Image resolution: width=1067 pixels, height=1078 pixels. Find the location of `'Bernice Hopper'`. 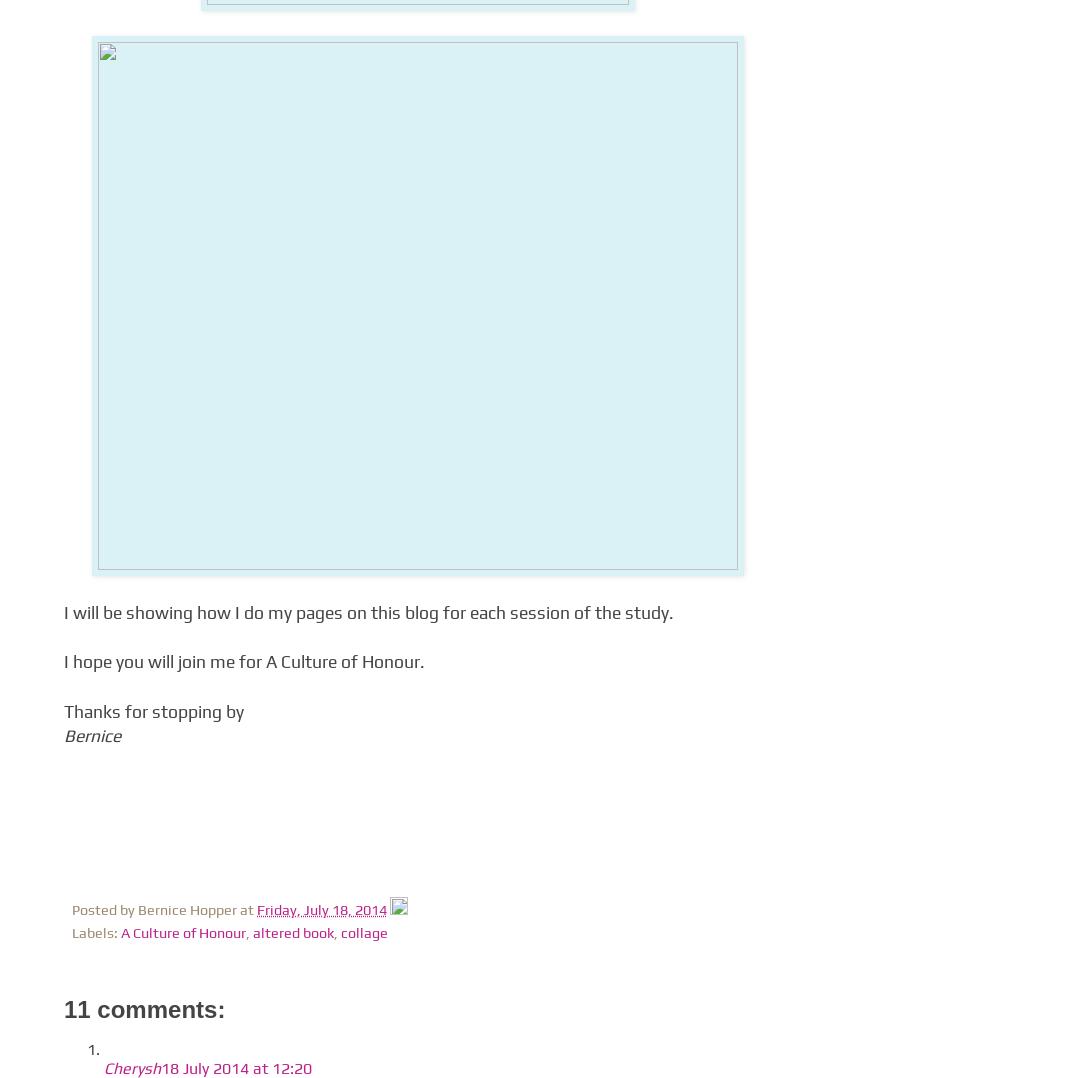

'Bernice Hopper' is located at coordinates (187, 910).